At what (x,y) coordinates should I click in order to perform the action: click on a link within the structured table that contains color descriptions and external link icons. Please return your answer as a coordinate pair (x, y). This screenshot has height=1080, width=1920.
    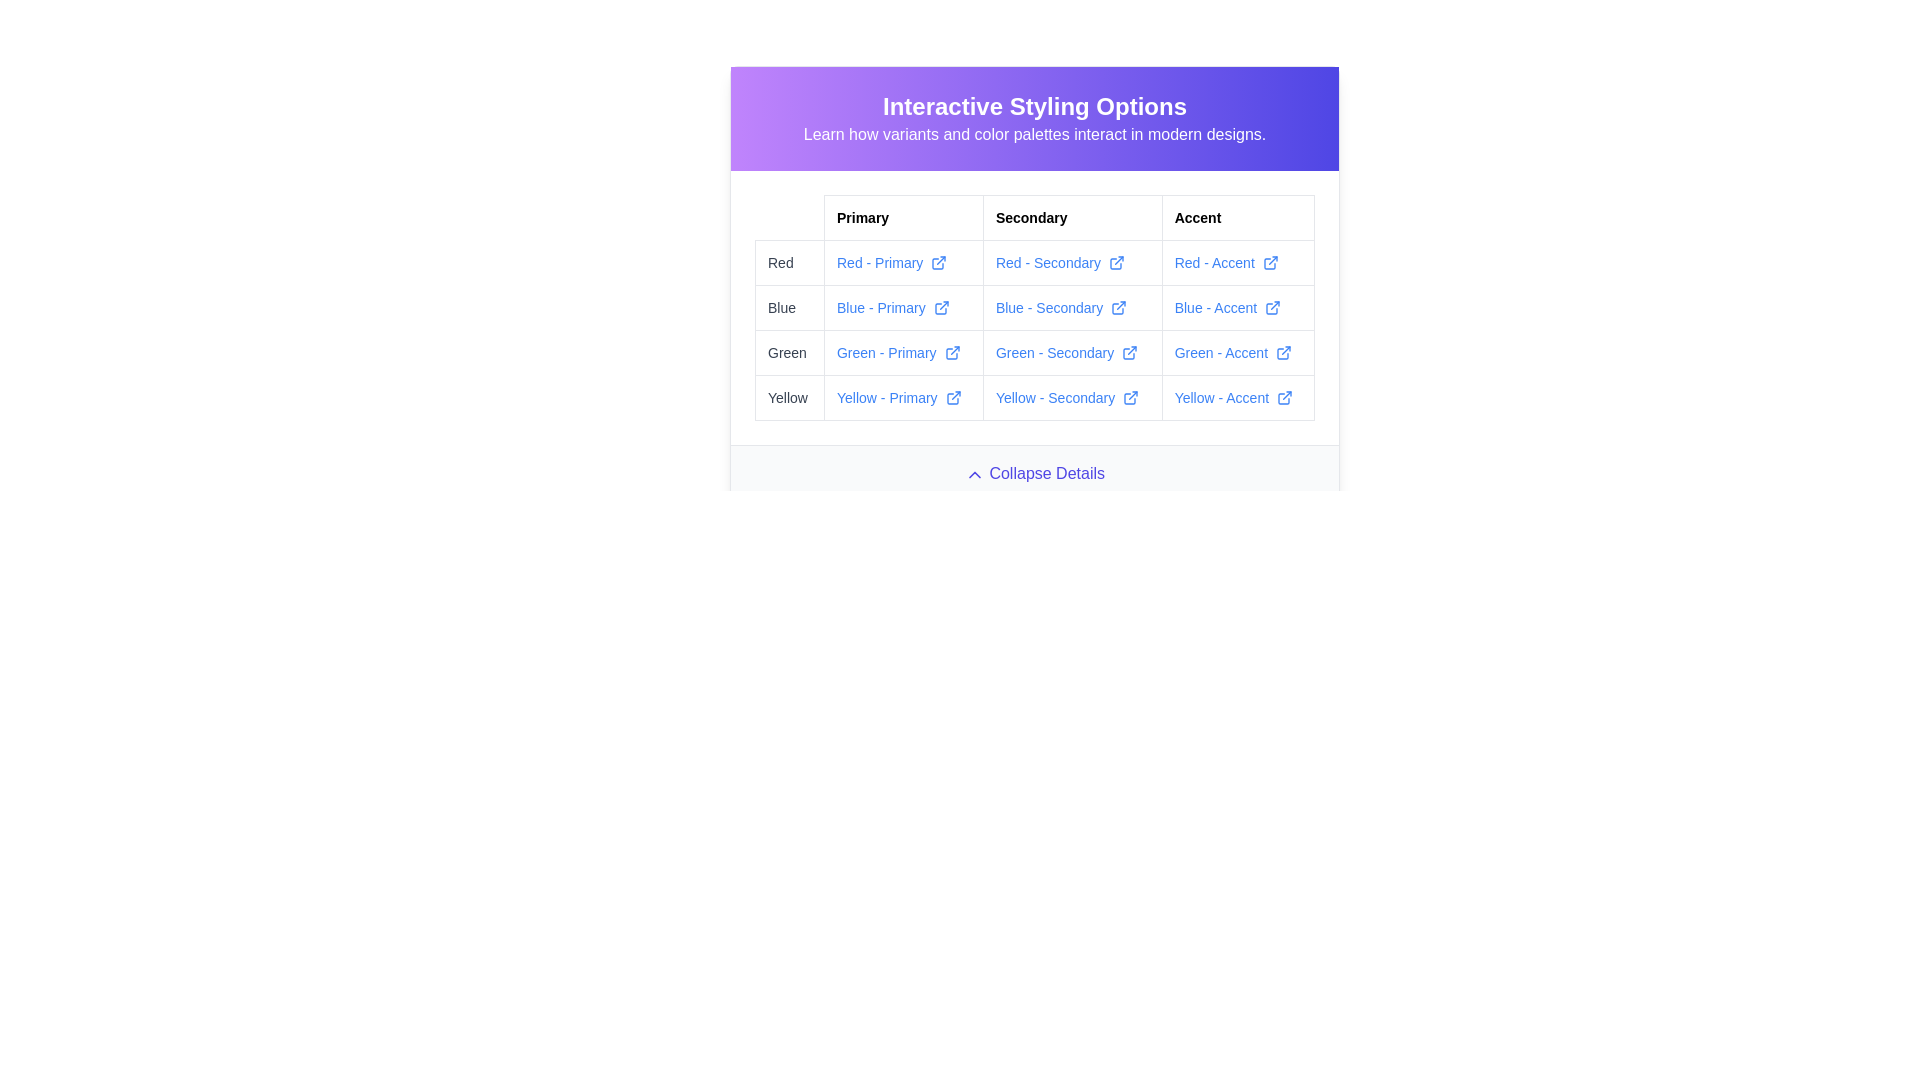
    Looking at the image, I should click on (1035, 308).